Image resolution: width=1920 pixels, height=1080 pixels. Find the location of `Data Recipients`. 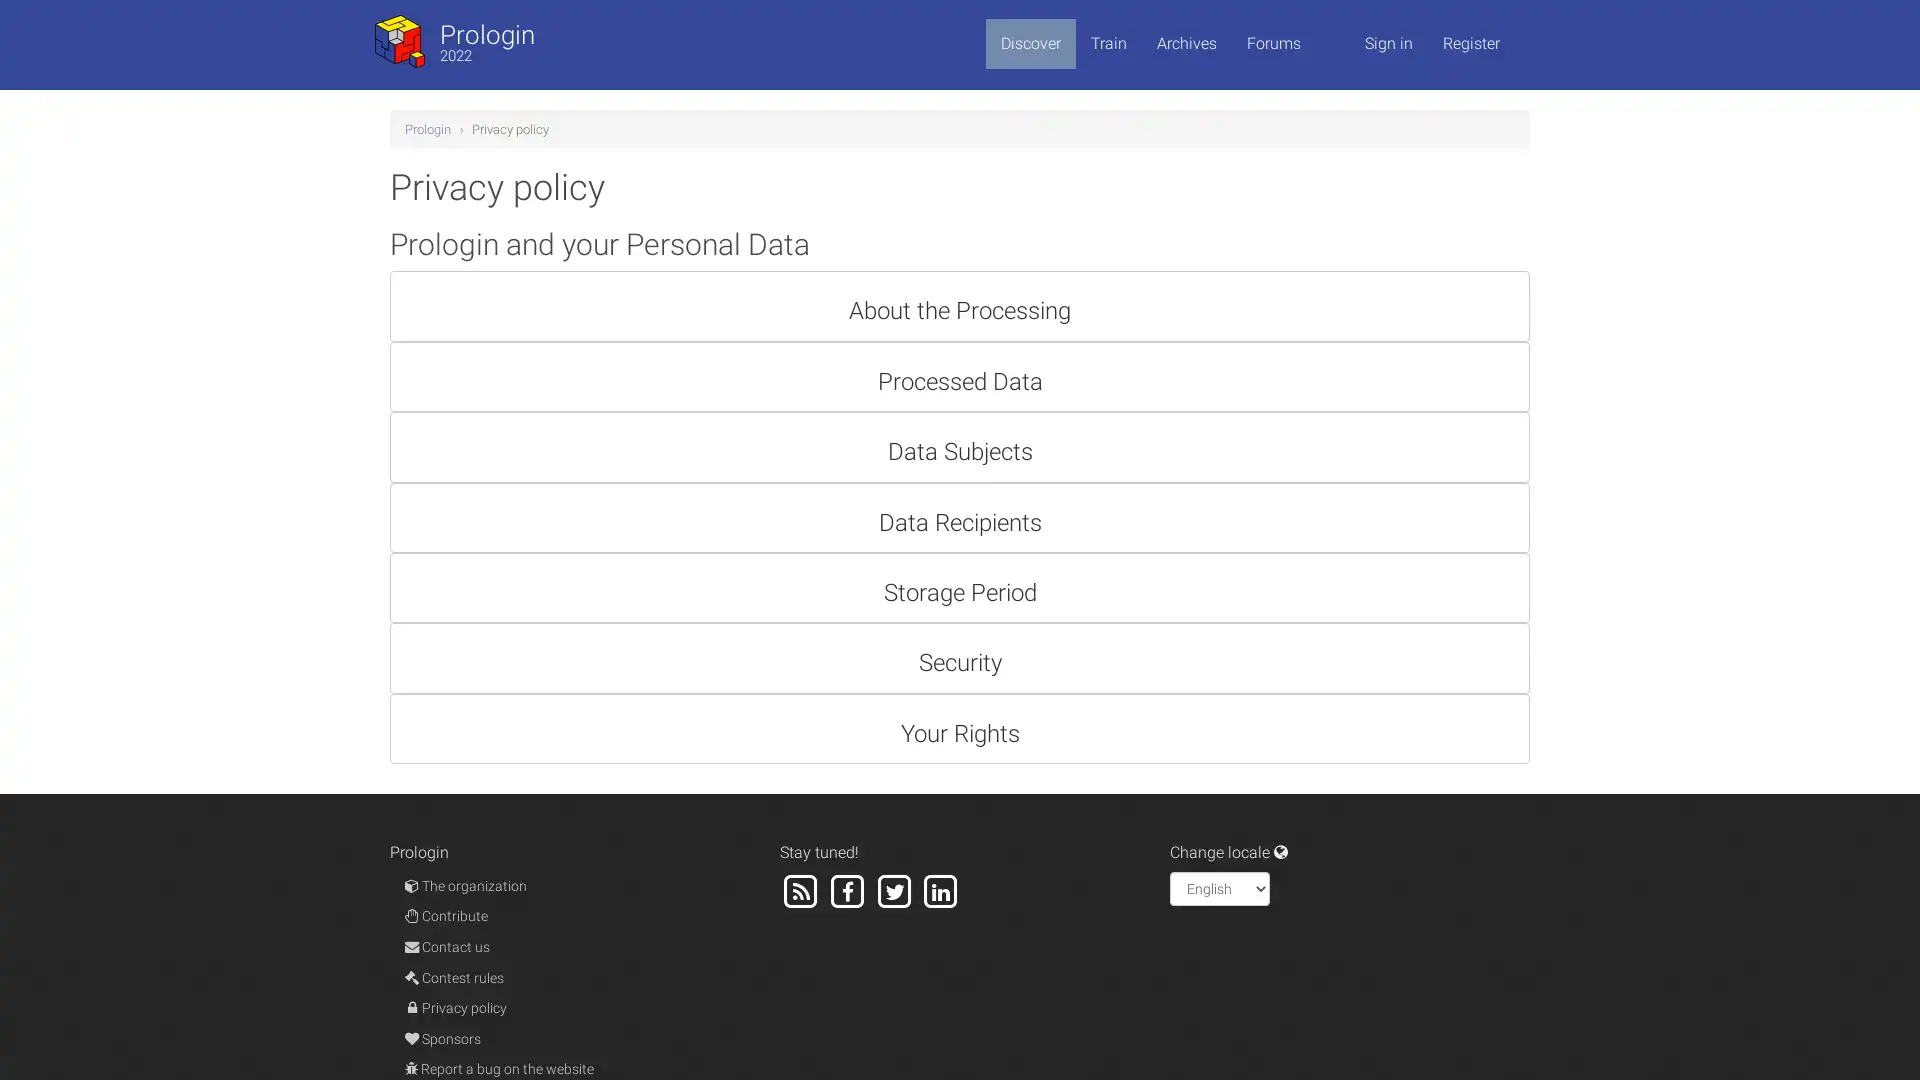

Data Recipients is located at coordinates (960, 516).